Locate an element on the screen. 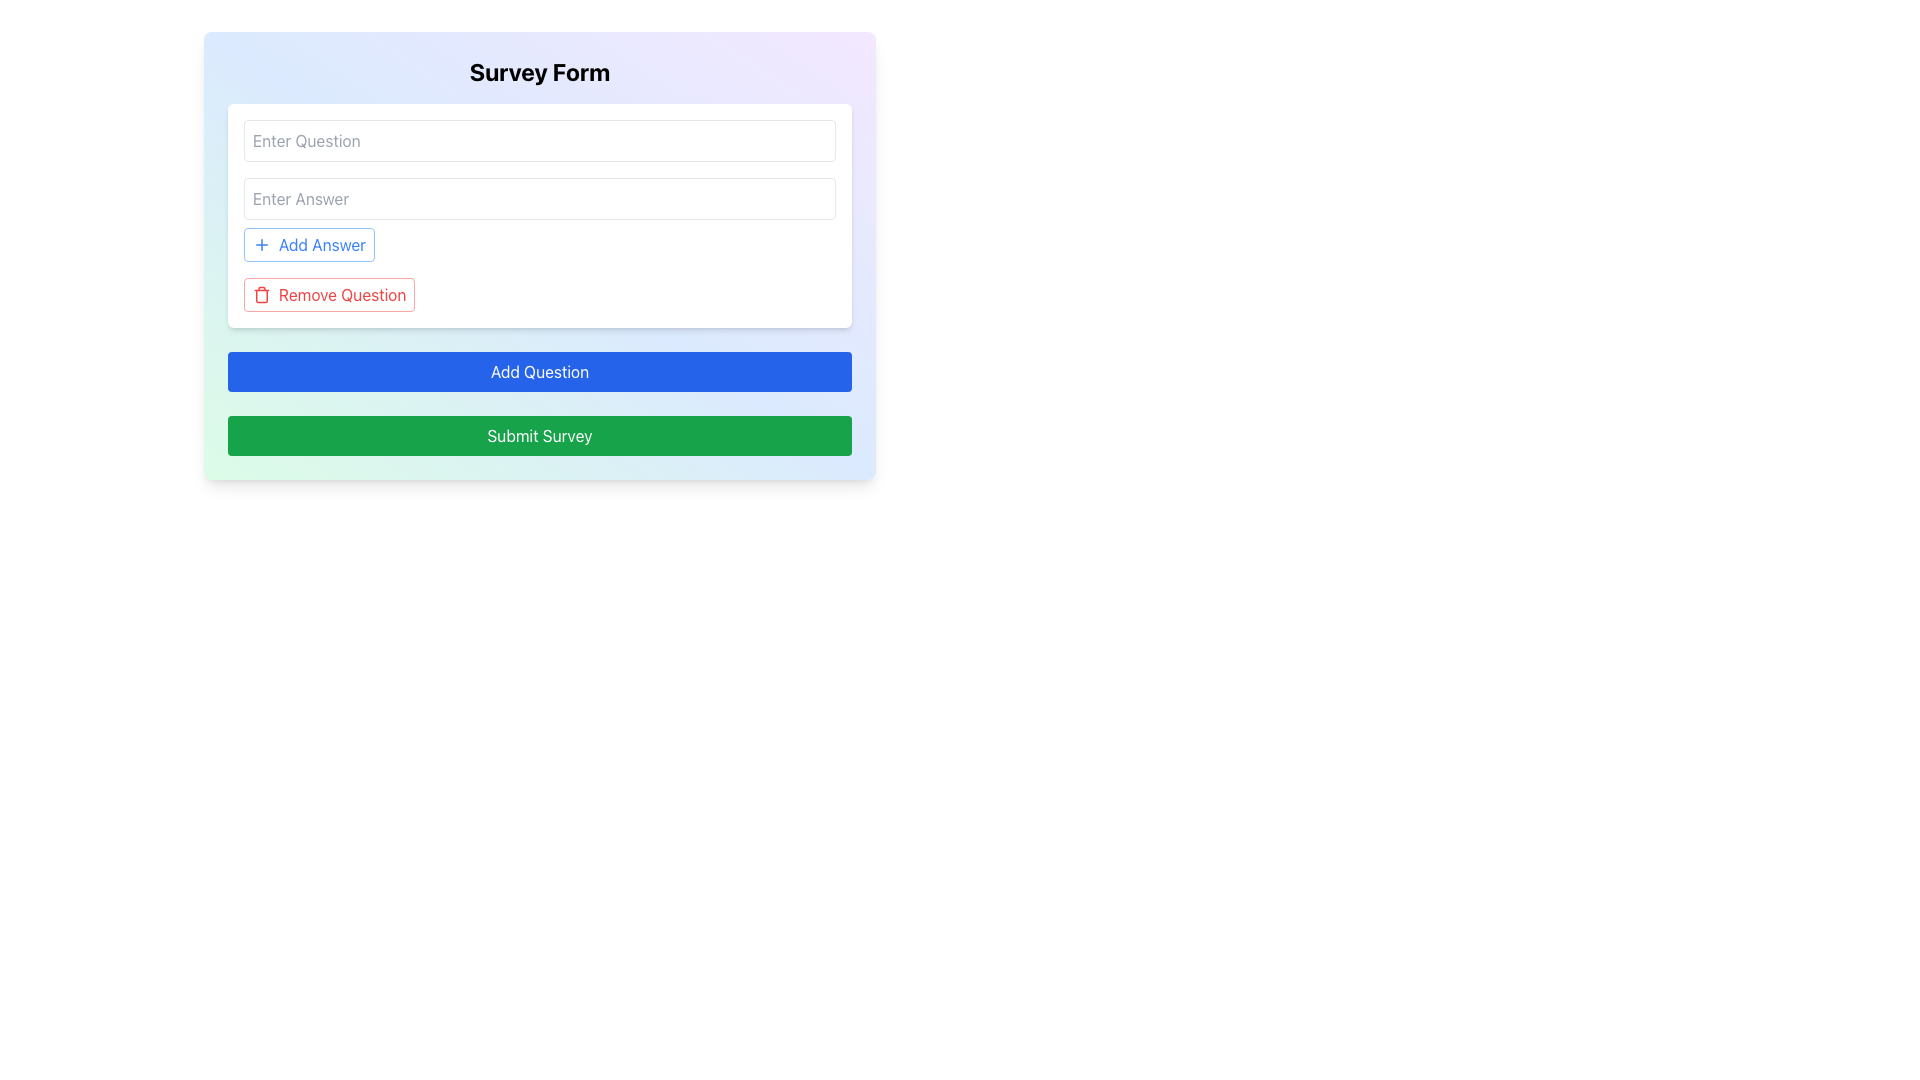 The width and height of the screenshot is (1920, 1080). the green rectangular button labeled 'Submit Survey' for accessibility navigation is located at coordinates (539, 434).